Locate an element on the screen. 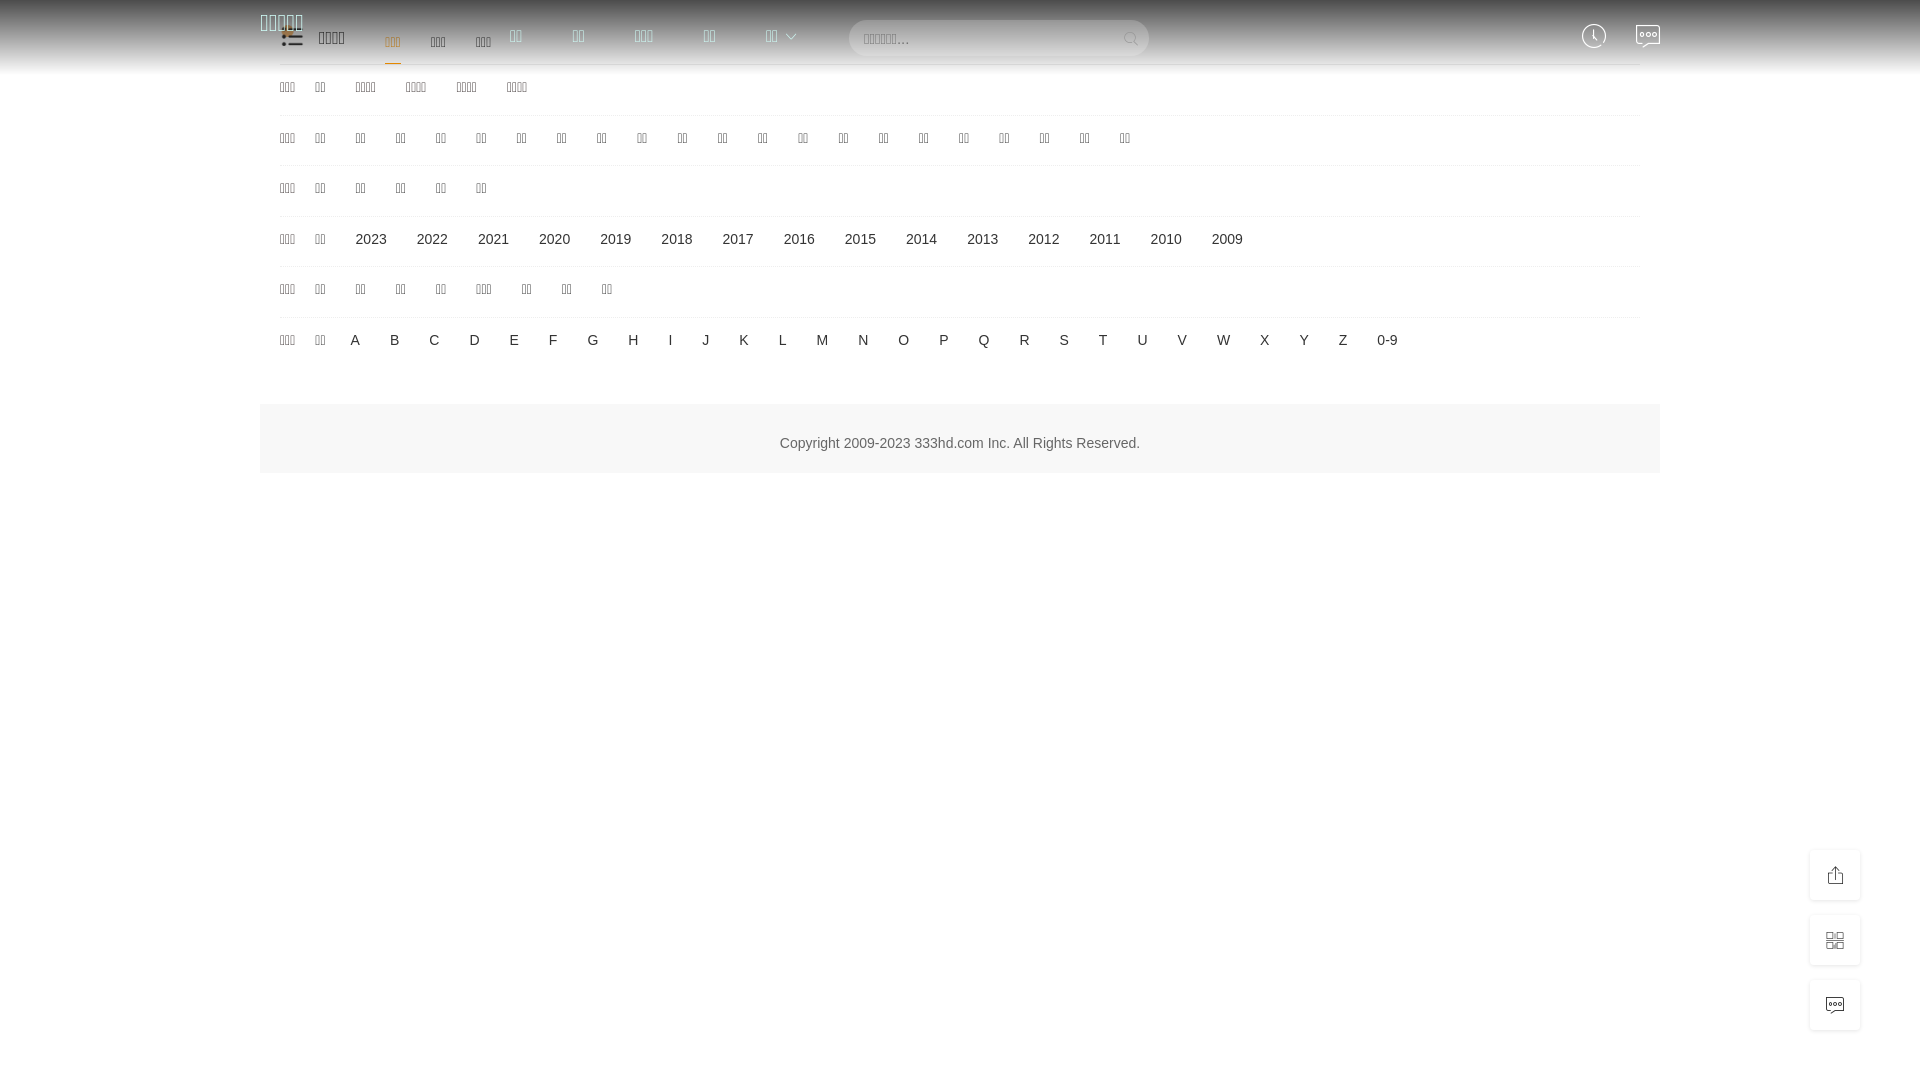 The width and height of the screenshot is (1920, 1080). '2011' is located at coordinates (1078, 238).